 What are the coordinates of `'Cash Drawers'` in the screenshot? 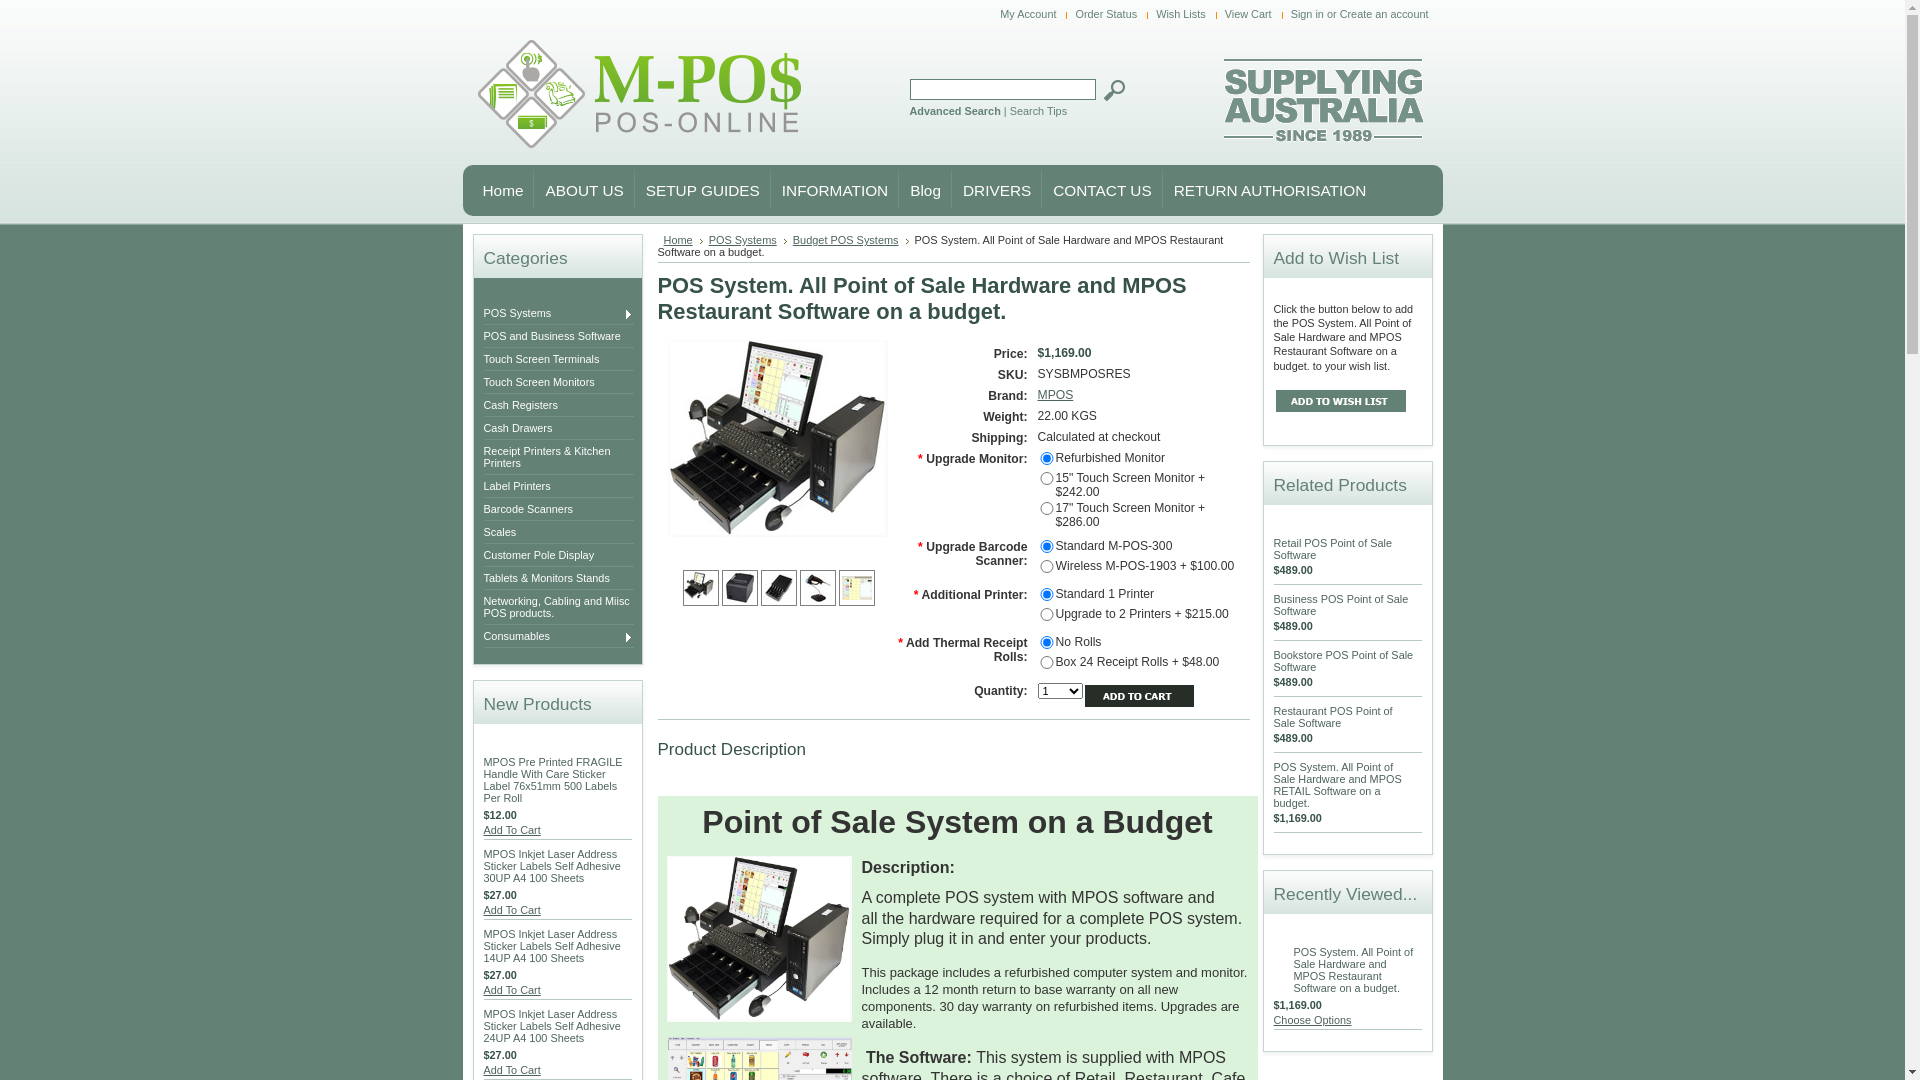 It's located at (561, 427).